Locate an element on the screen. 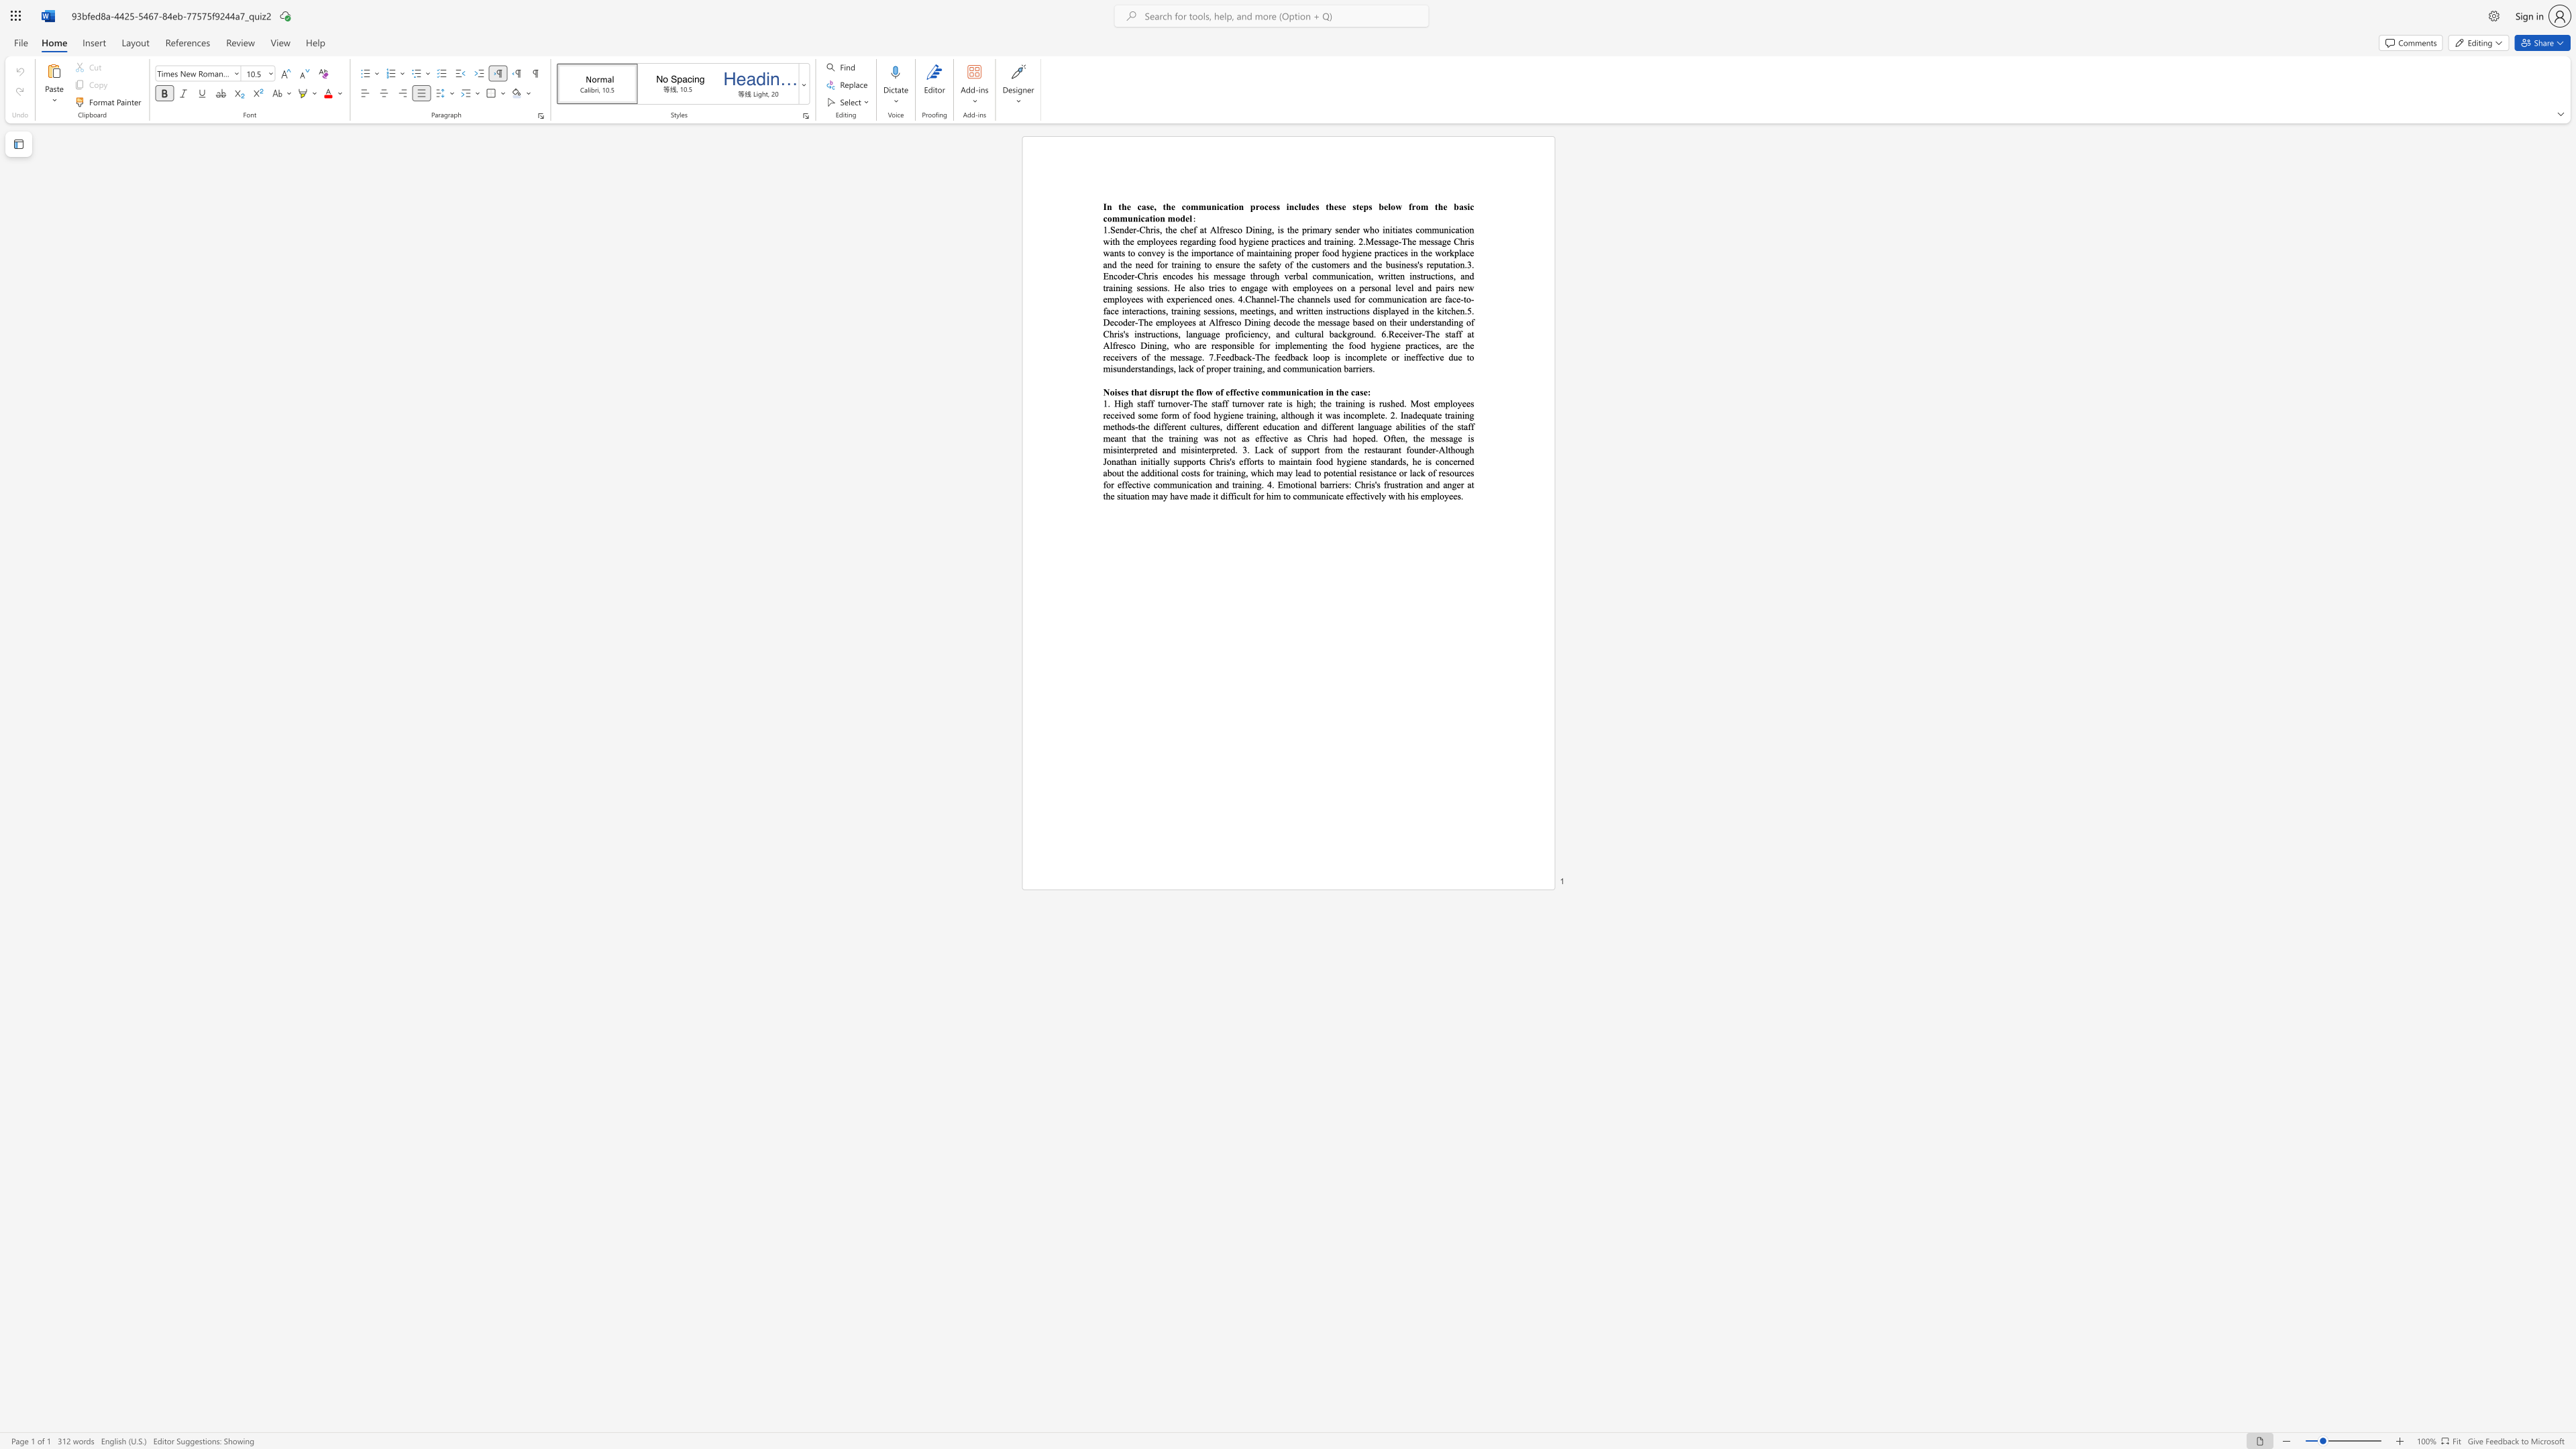 This screenshot has height=1449, width=2576. the 2th character "i" in the text is located at coordinates (1462, 229).